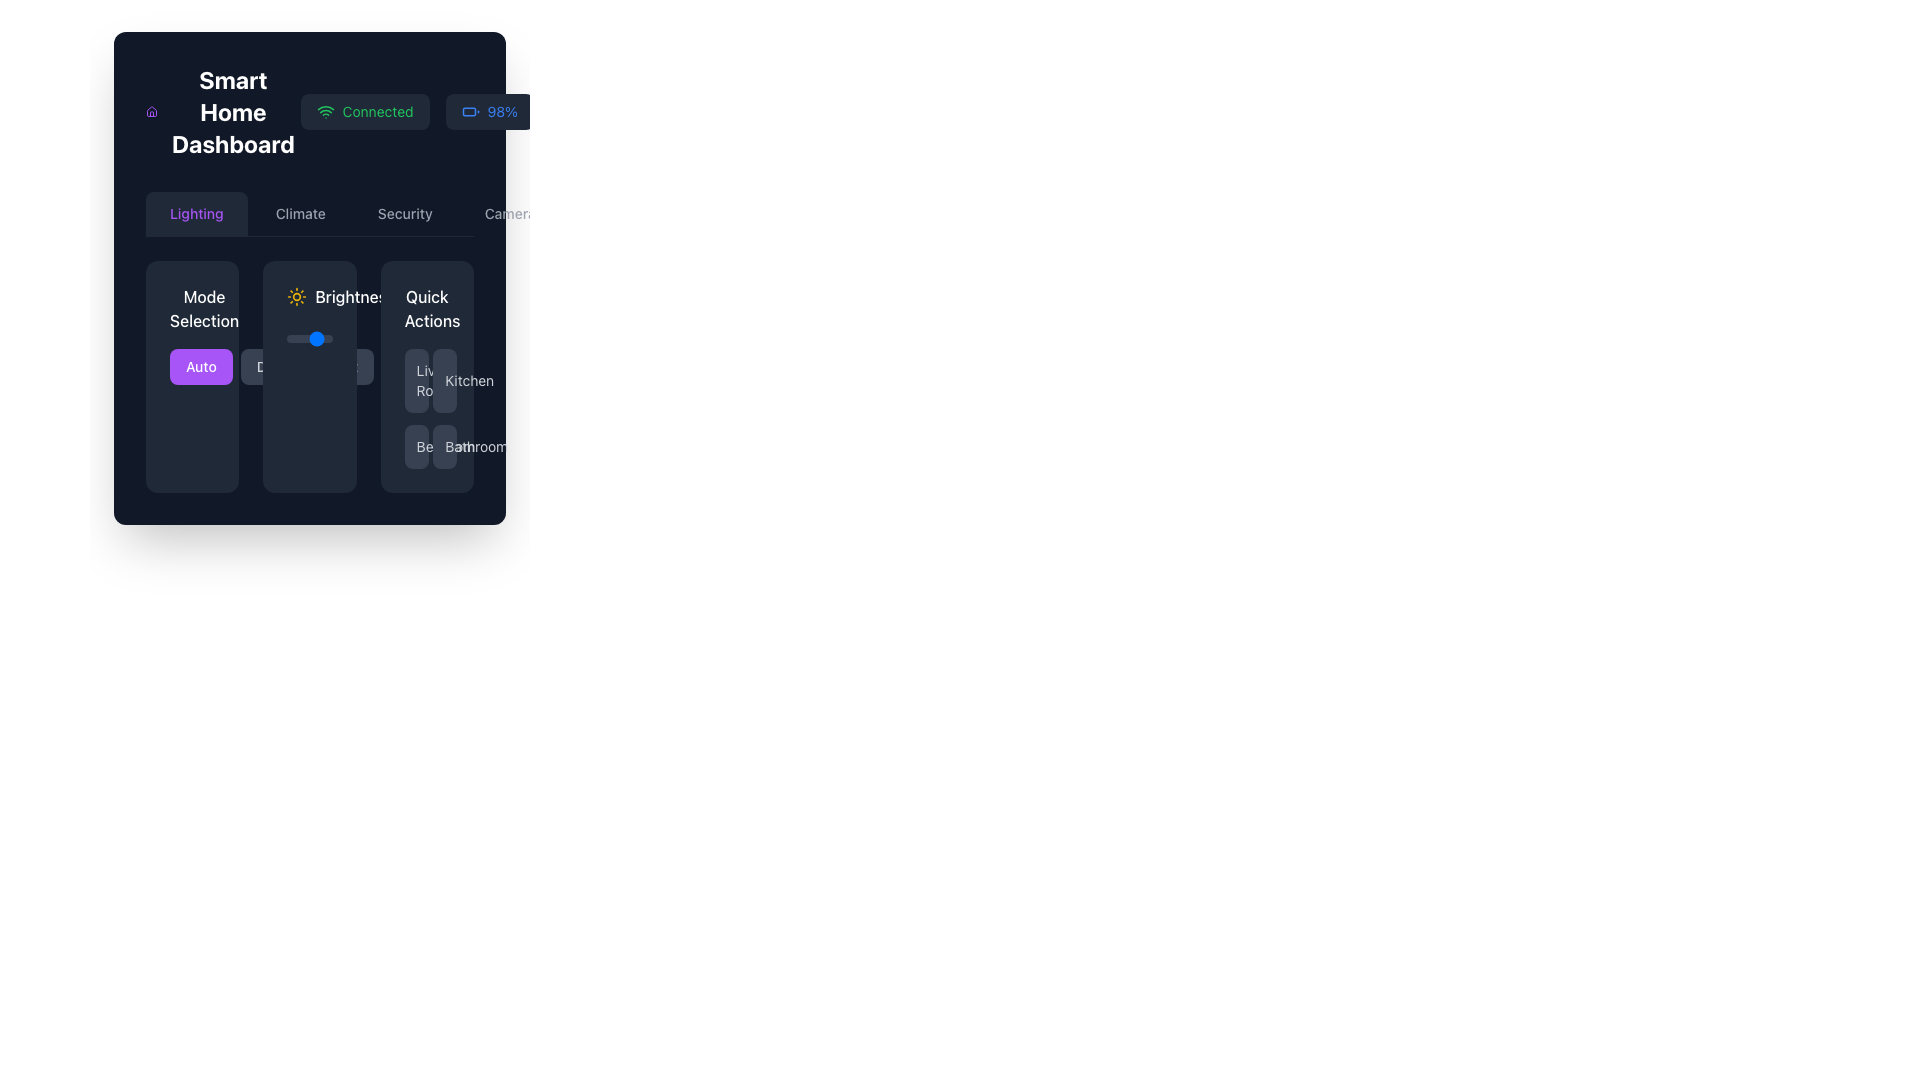 The width and height of the screenshot is (1920, 1080). I want to click on the sun icon located at the top-left corner of the 'Brightness' card, so click(296, 297).